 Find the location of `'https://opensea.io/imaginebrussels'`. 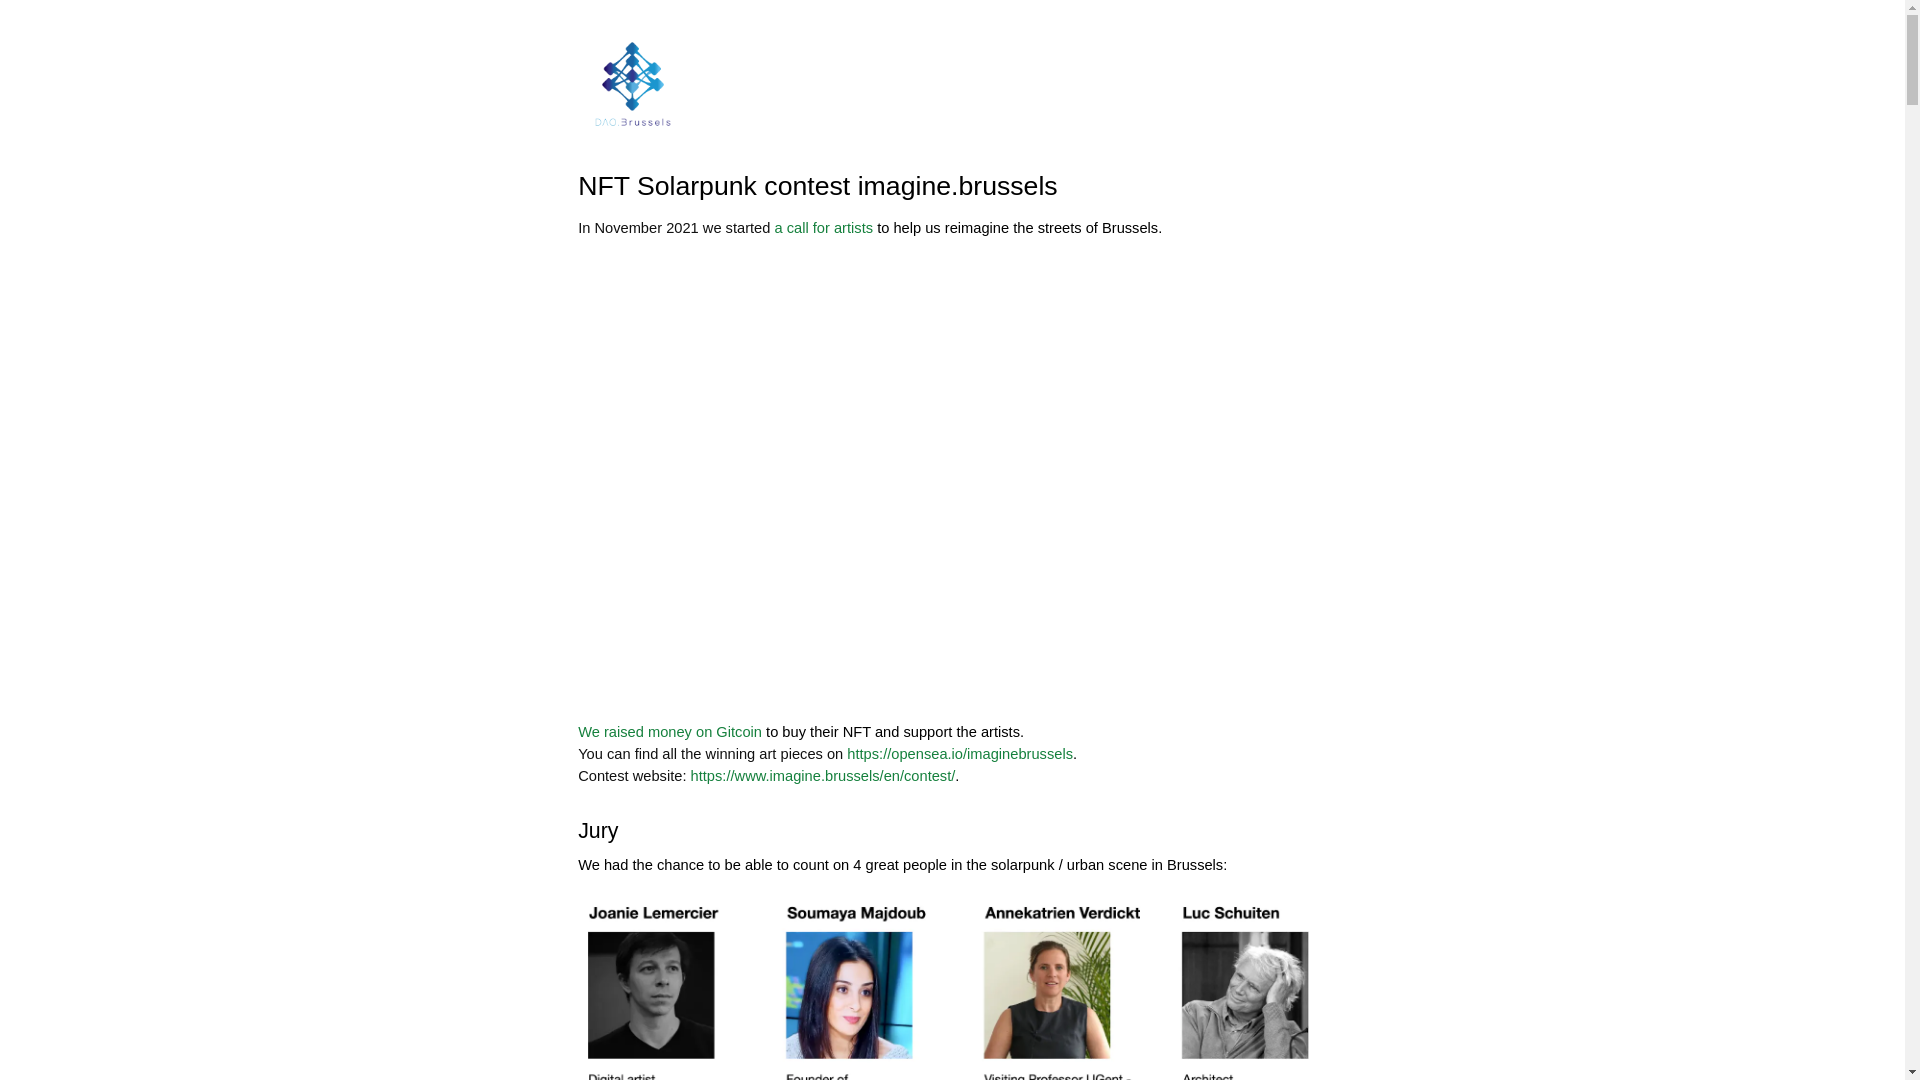

'https://opensea.io/imaginebrussels' is located at coordinates (846, 753).